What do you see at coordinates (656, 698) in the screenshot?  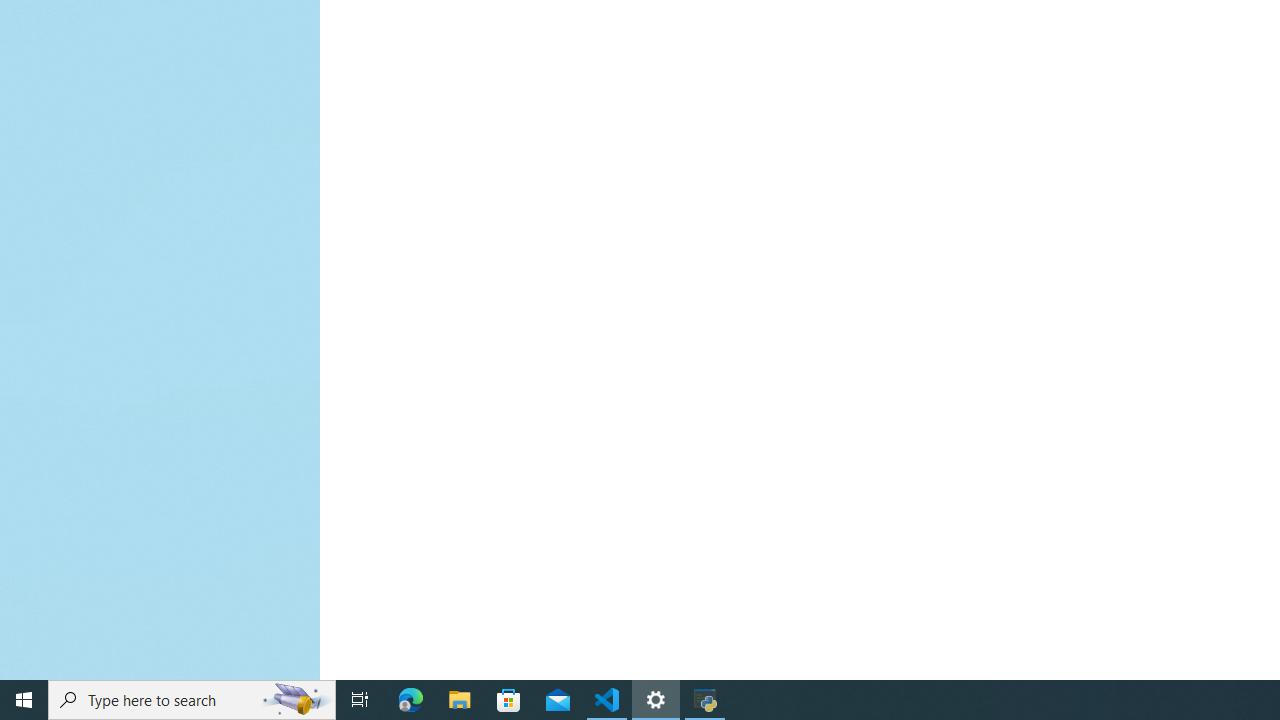 I see `'Settings - 1 running window'` at bounding box center [656, 698].